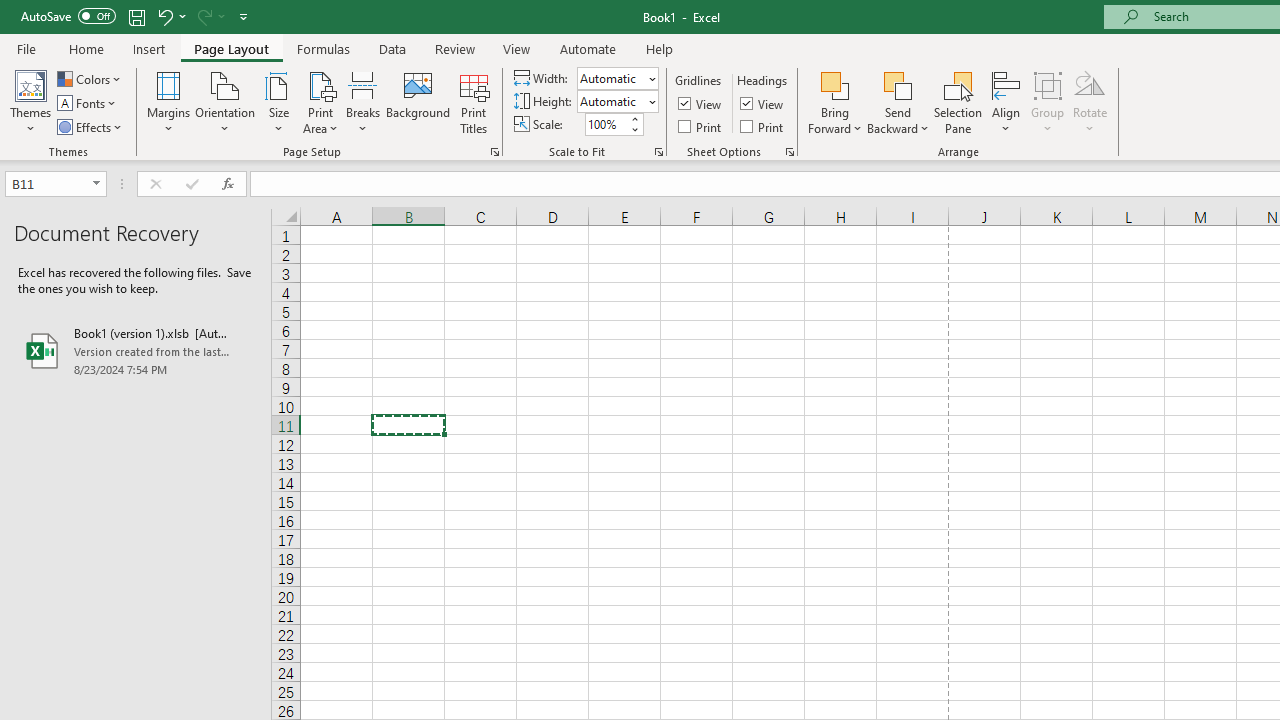 This screenshot has height=720, width=1280. What do you see at coordinates (617, 77) in the screenshot?
I see `'Width'` at bounding box center [617, 77].